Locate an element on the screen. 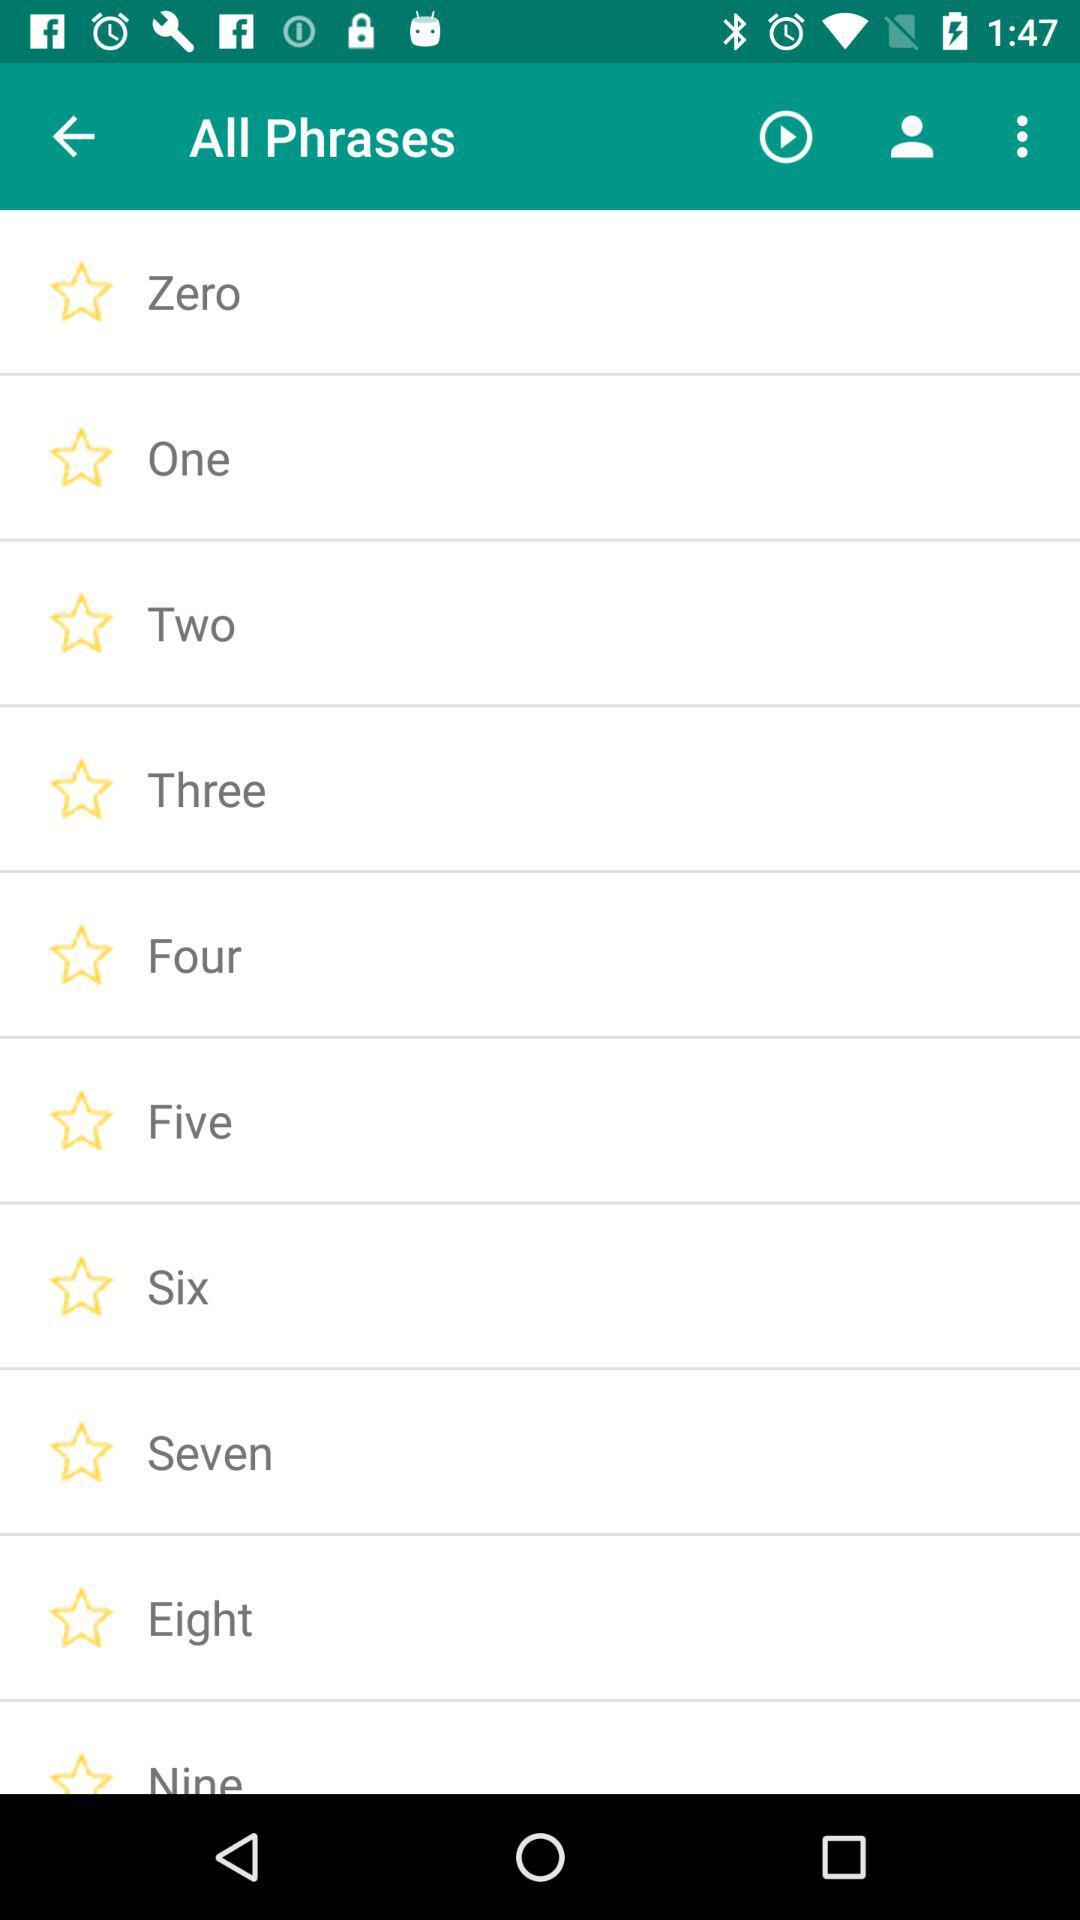  item next to all phrases icon is located at coordinates (785, 135).